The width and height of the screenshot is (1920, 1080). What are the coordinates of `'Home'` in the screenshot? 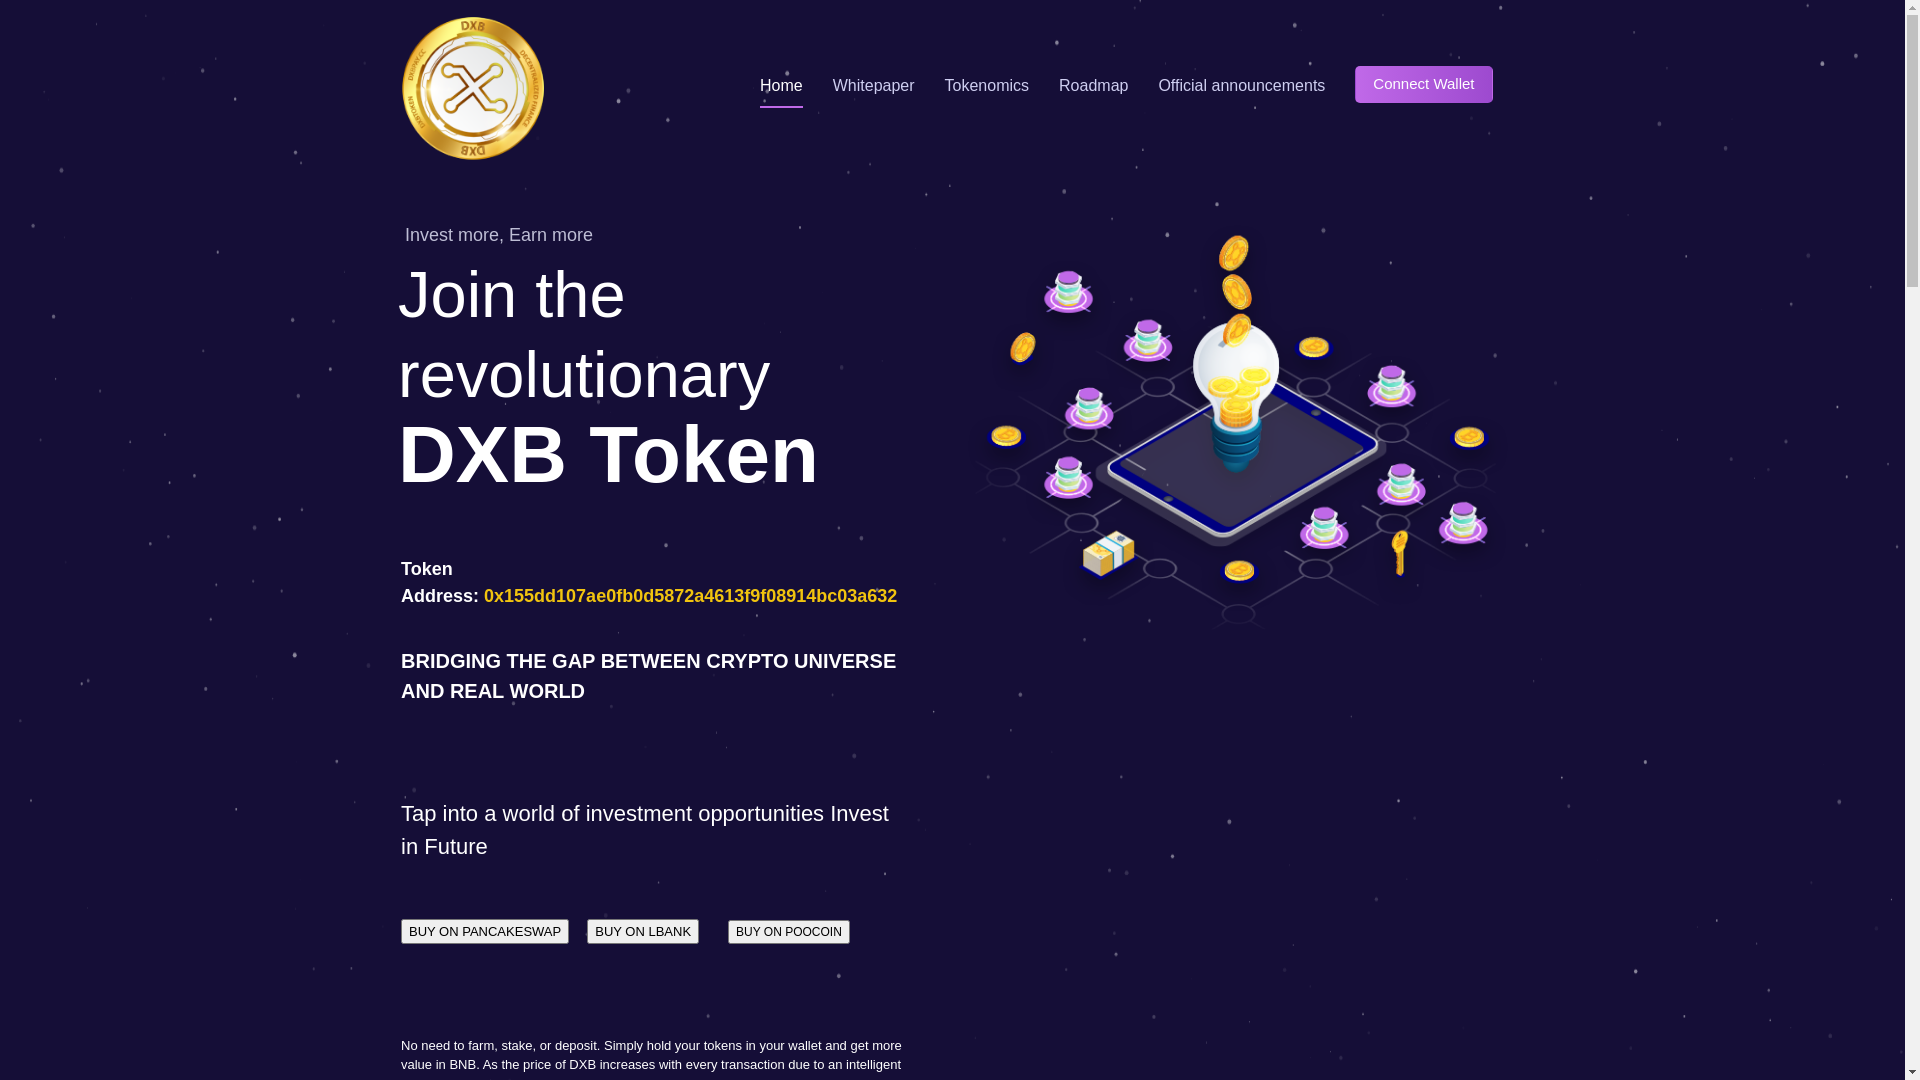 It's located at (758, 86).